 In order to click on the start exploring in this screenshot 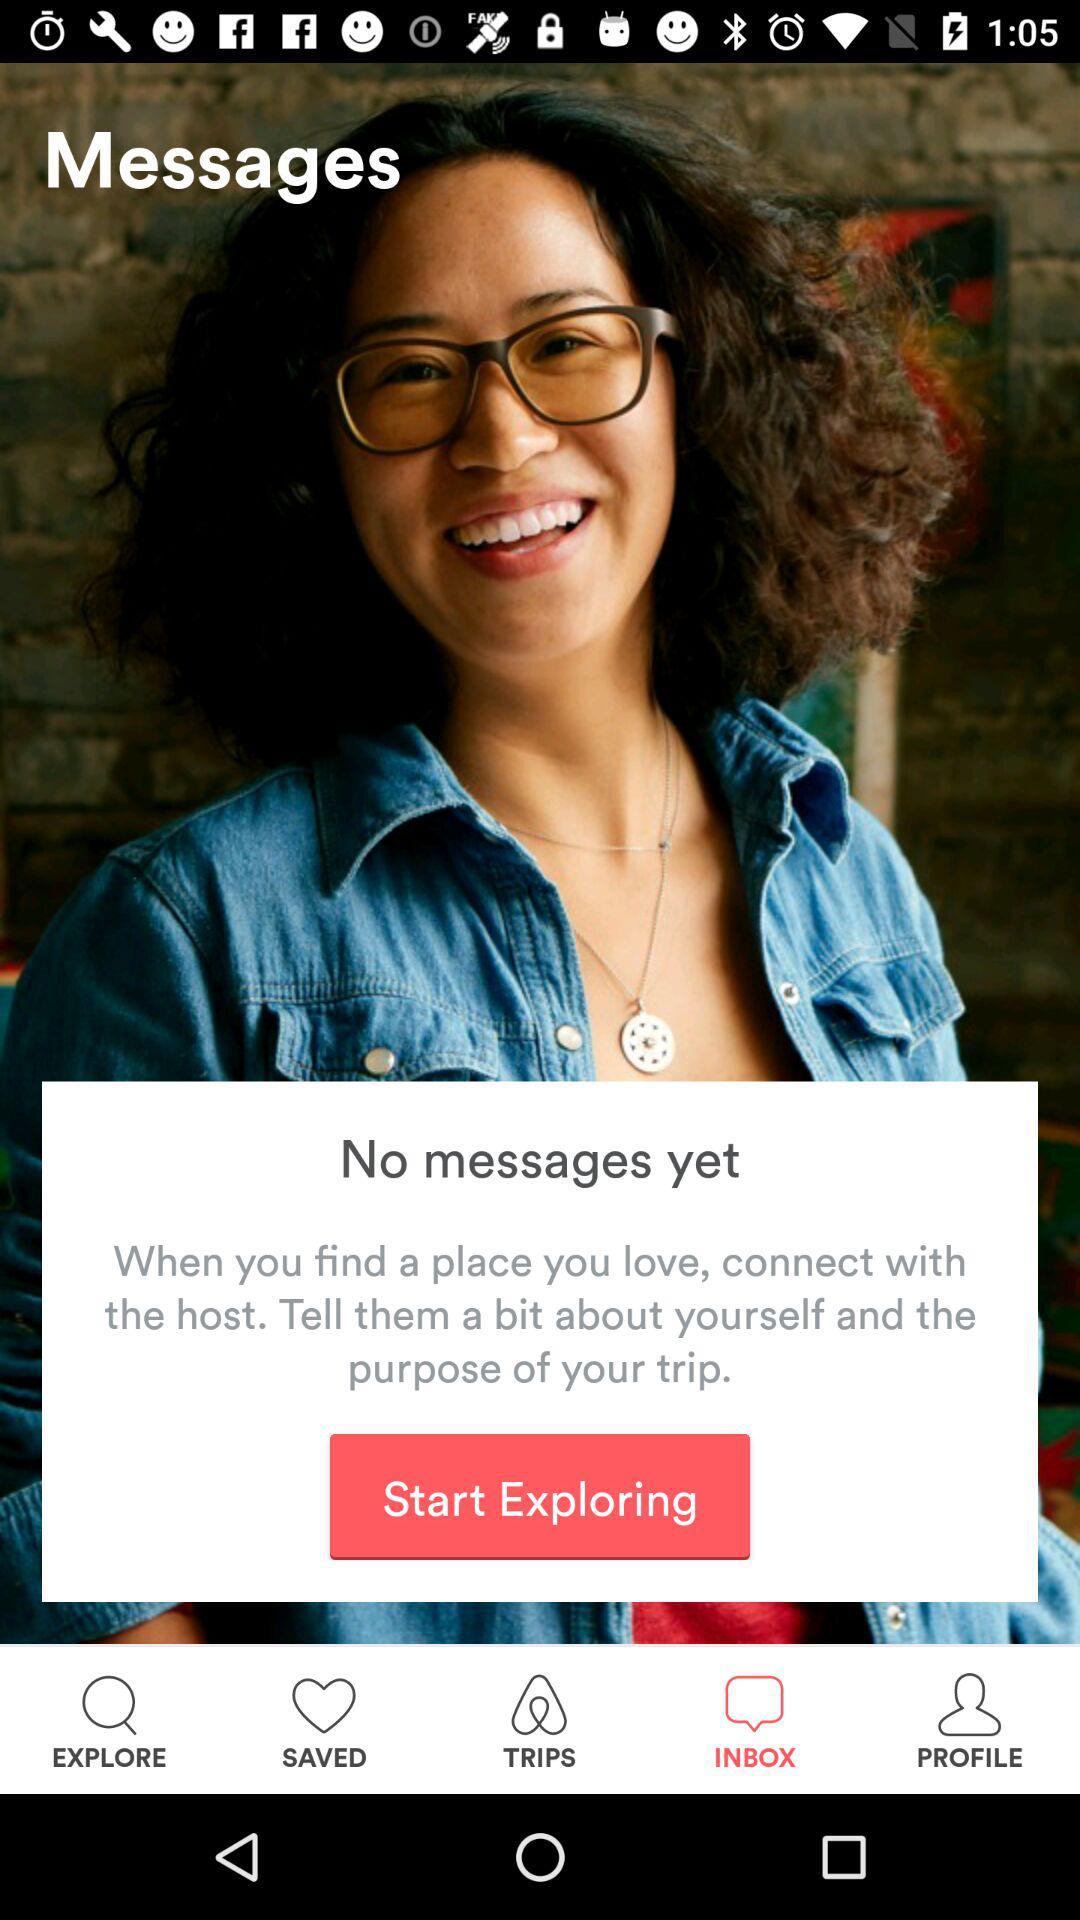, I will do `click(540, 1497)`.